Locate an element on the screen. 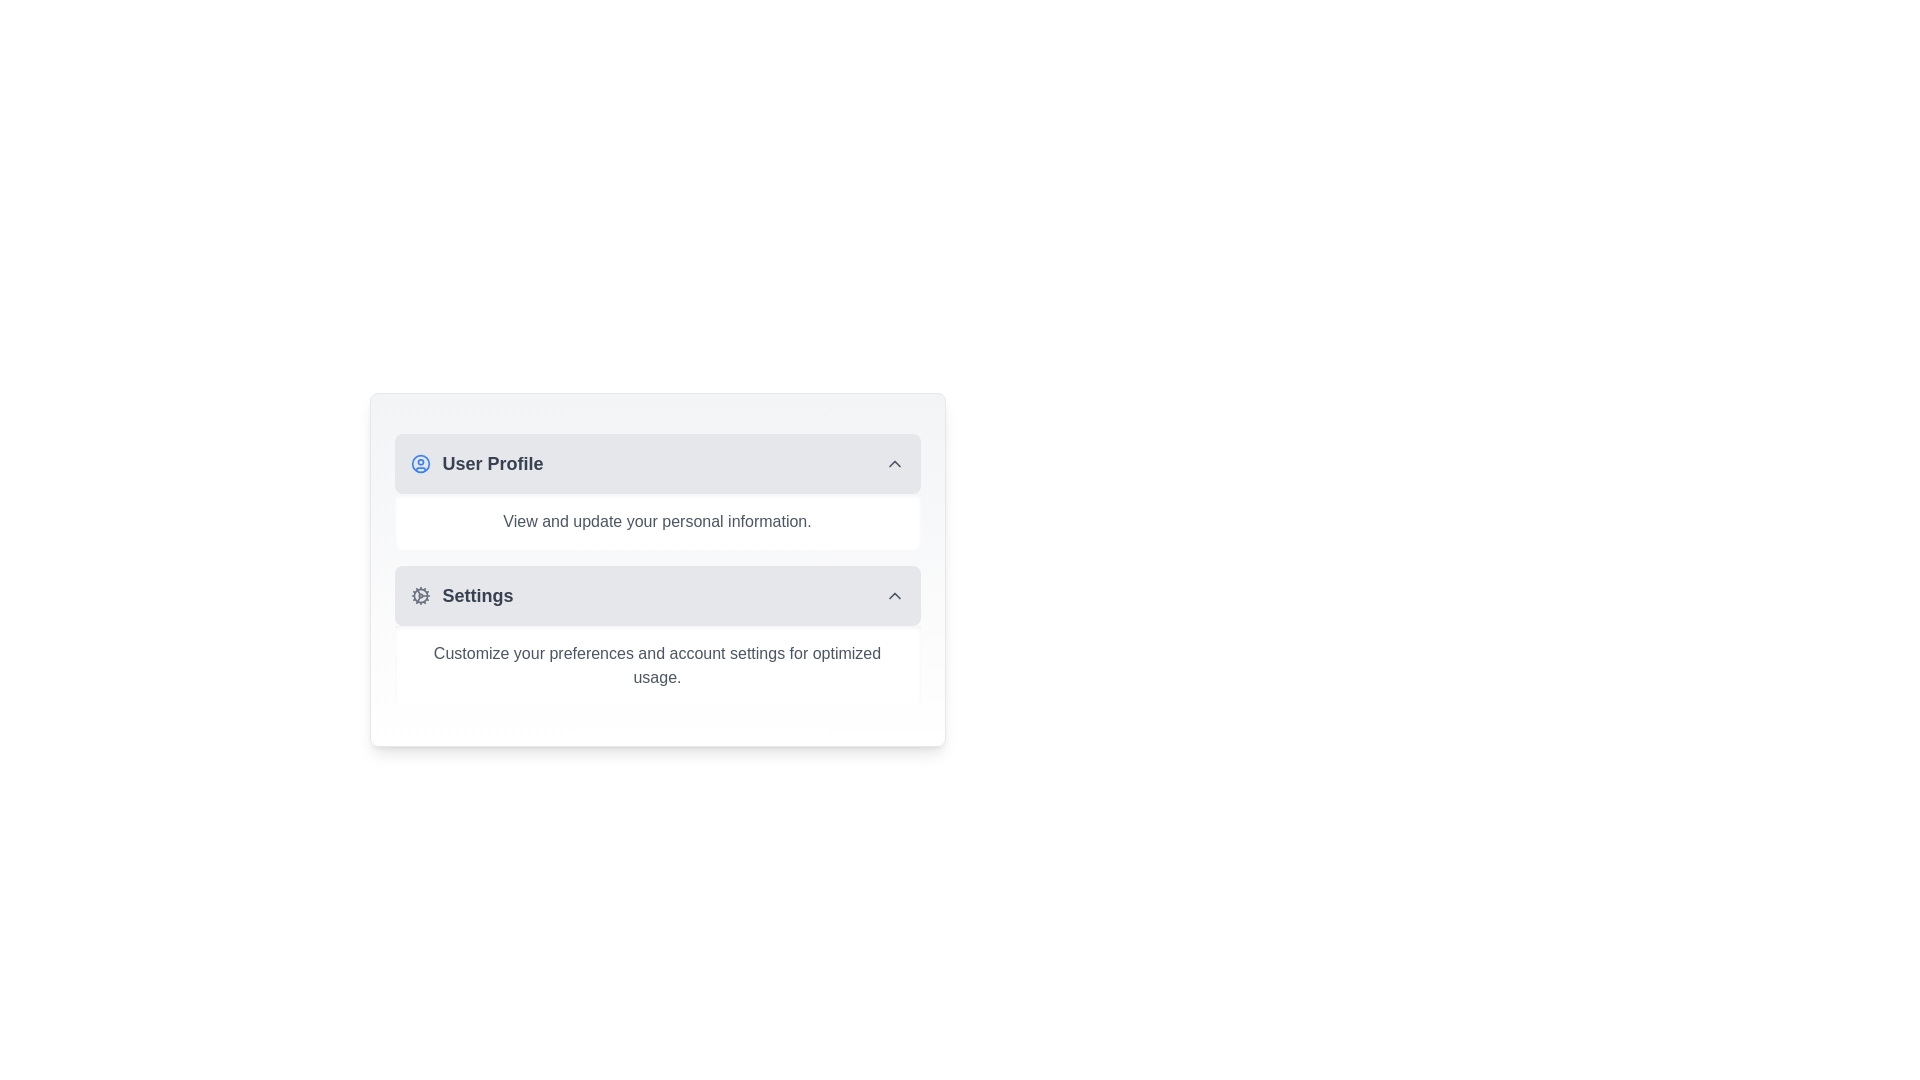  the circular segment of the user profile icon, which is part of the 'User Profile' component located near the top of the layout is located at coordinates (419, 463).